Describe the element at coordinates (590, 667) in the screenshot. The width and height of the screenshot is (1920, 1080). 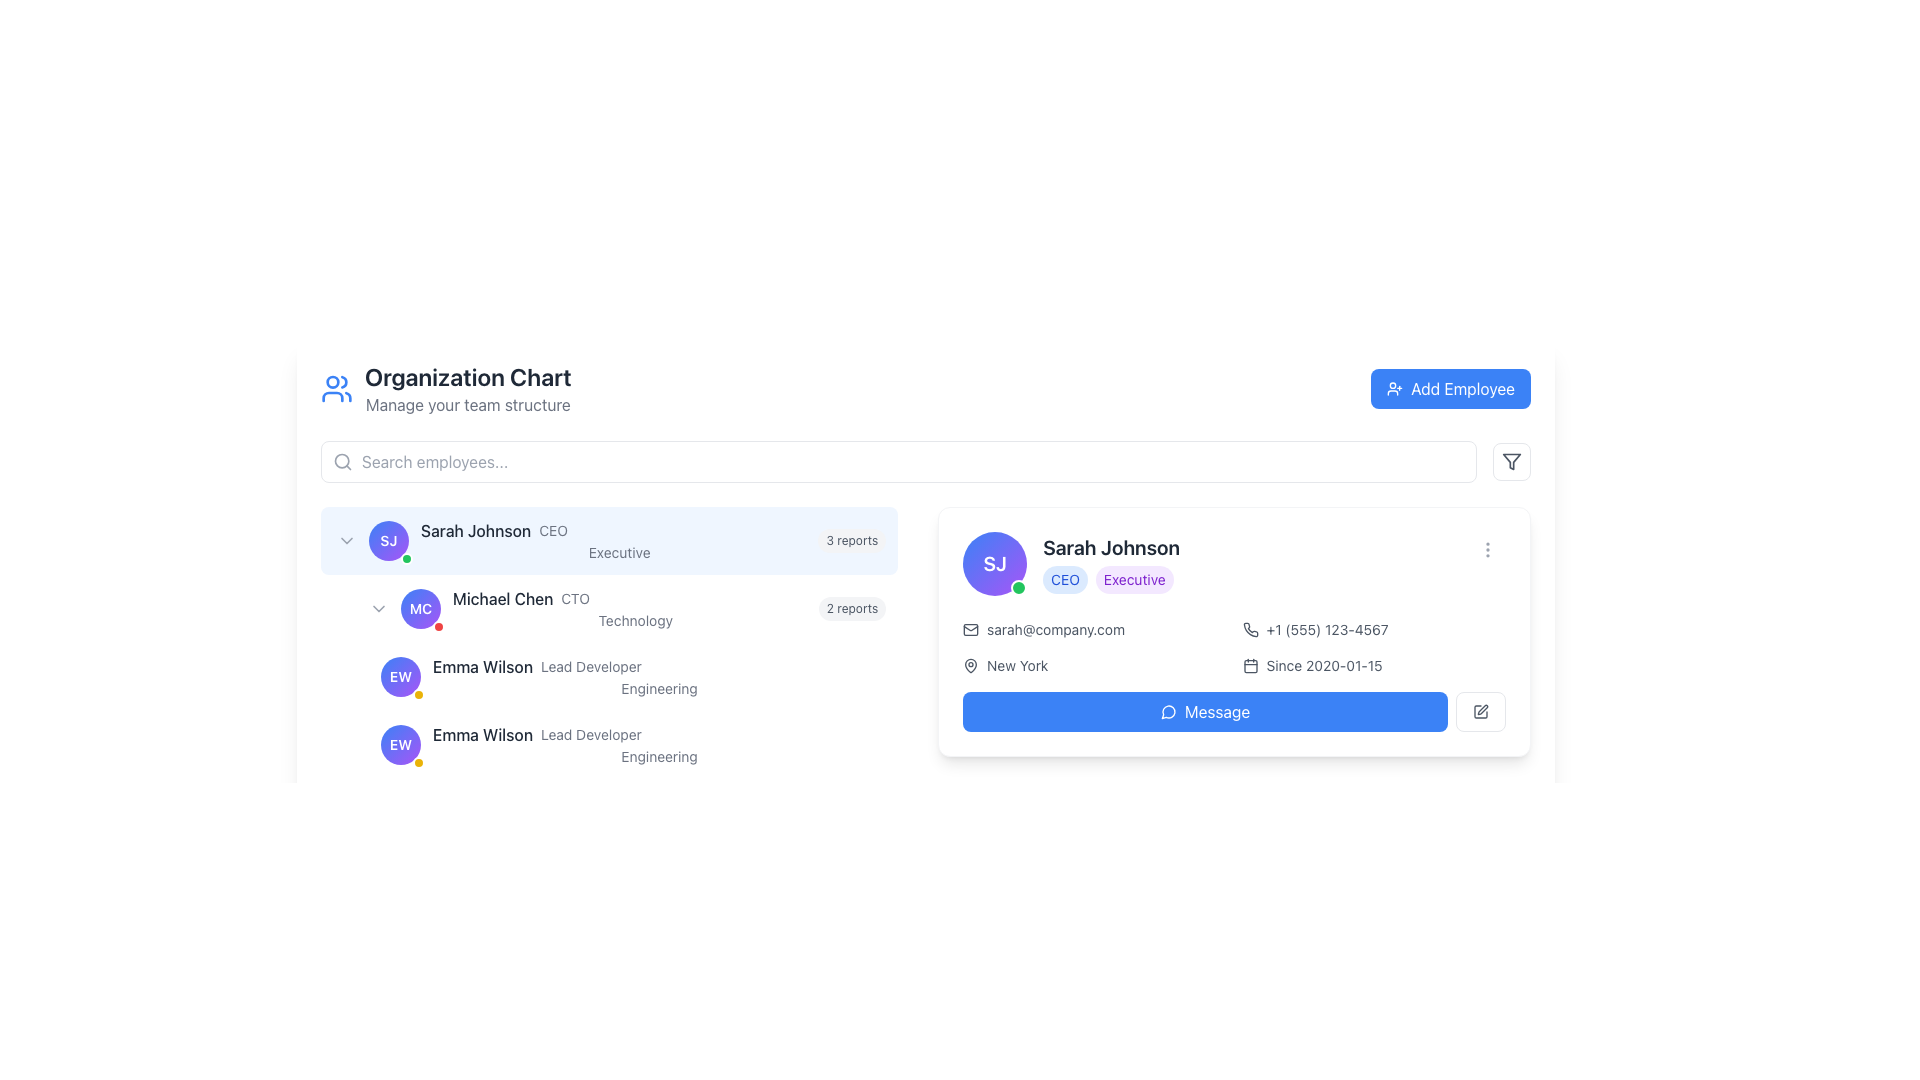
I see `text label 'Lead Developer' which is positioned adjacent to 'Emma Wilson' in gray color and small font` at that location.